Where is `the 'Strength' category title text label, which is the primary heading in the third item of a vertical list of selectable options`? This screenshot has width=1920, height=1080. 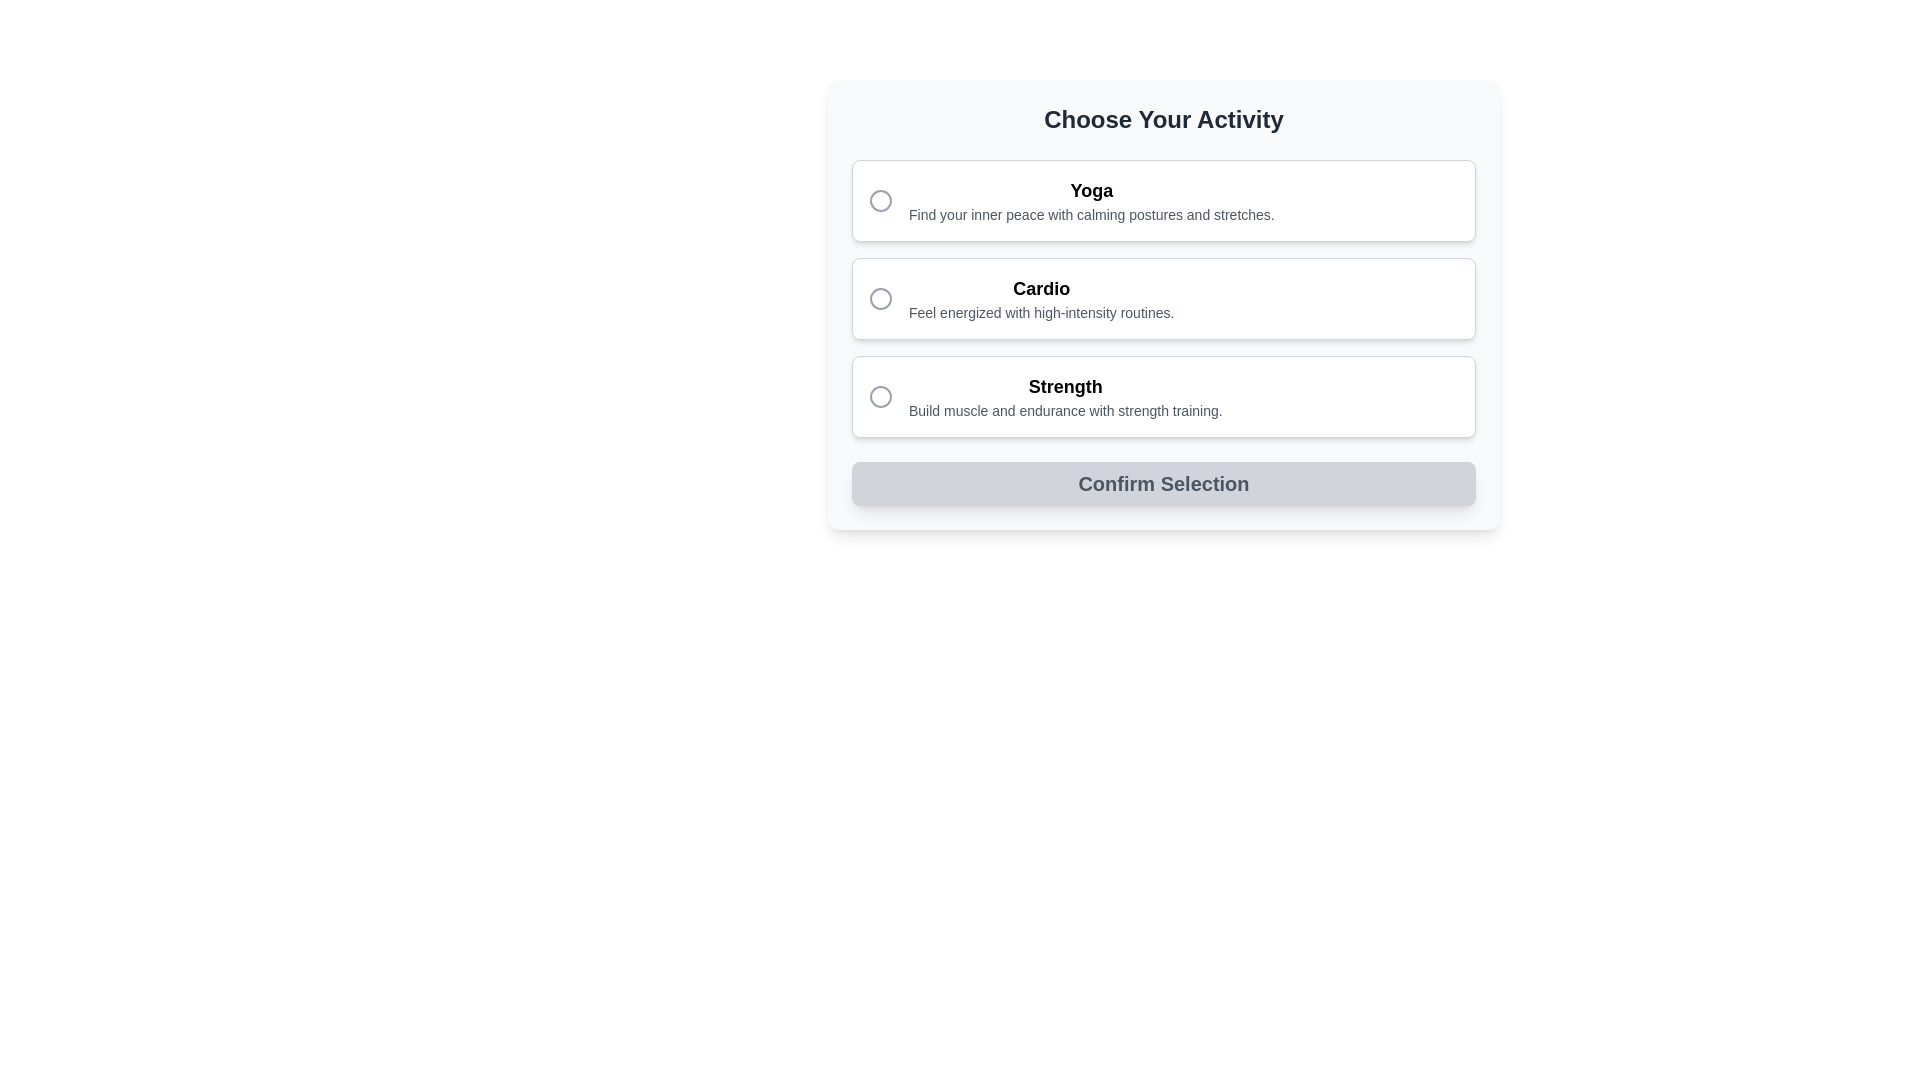 the 'Strength' category title text label, which is the primary heading in the third item of a vertical list of selectable options is located at coordinates (1064, 386).